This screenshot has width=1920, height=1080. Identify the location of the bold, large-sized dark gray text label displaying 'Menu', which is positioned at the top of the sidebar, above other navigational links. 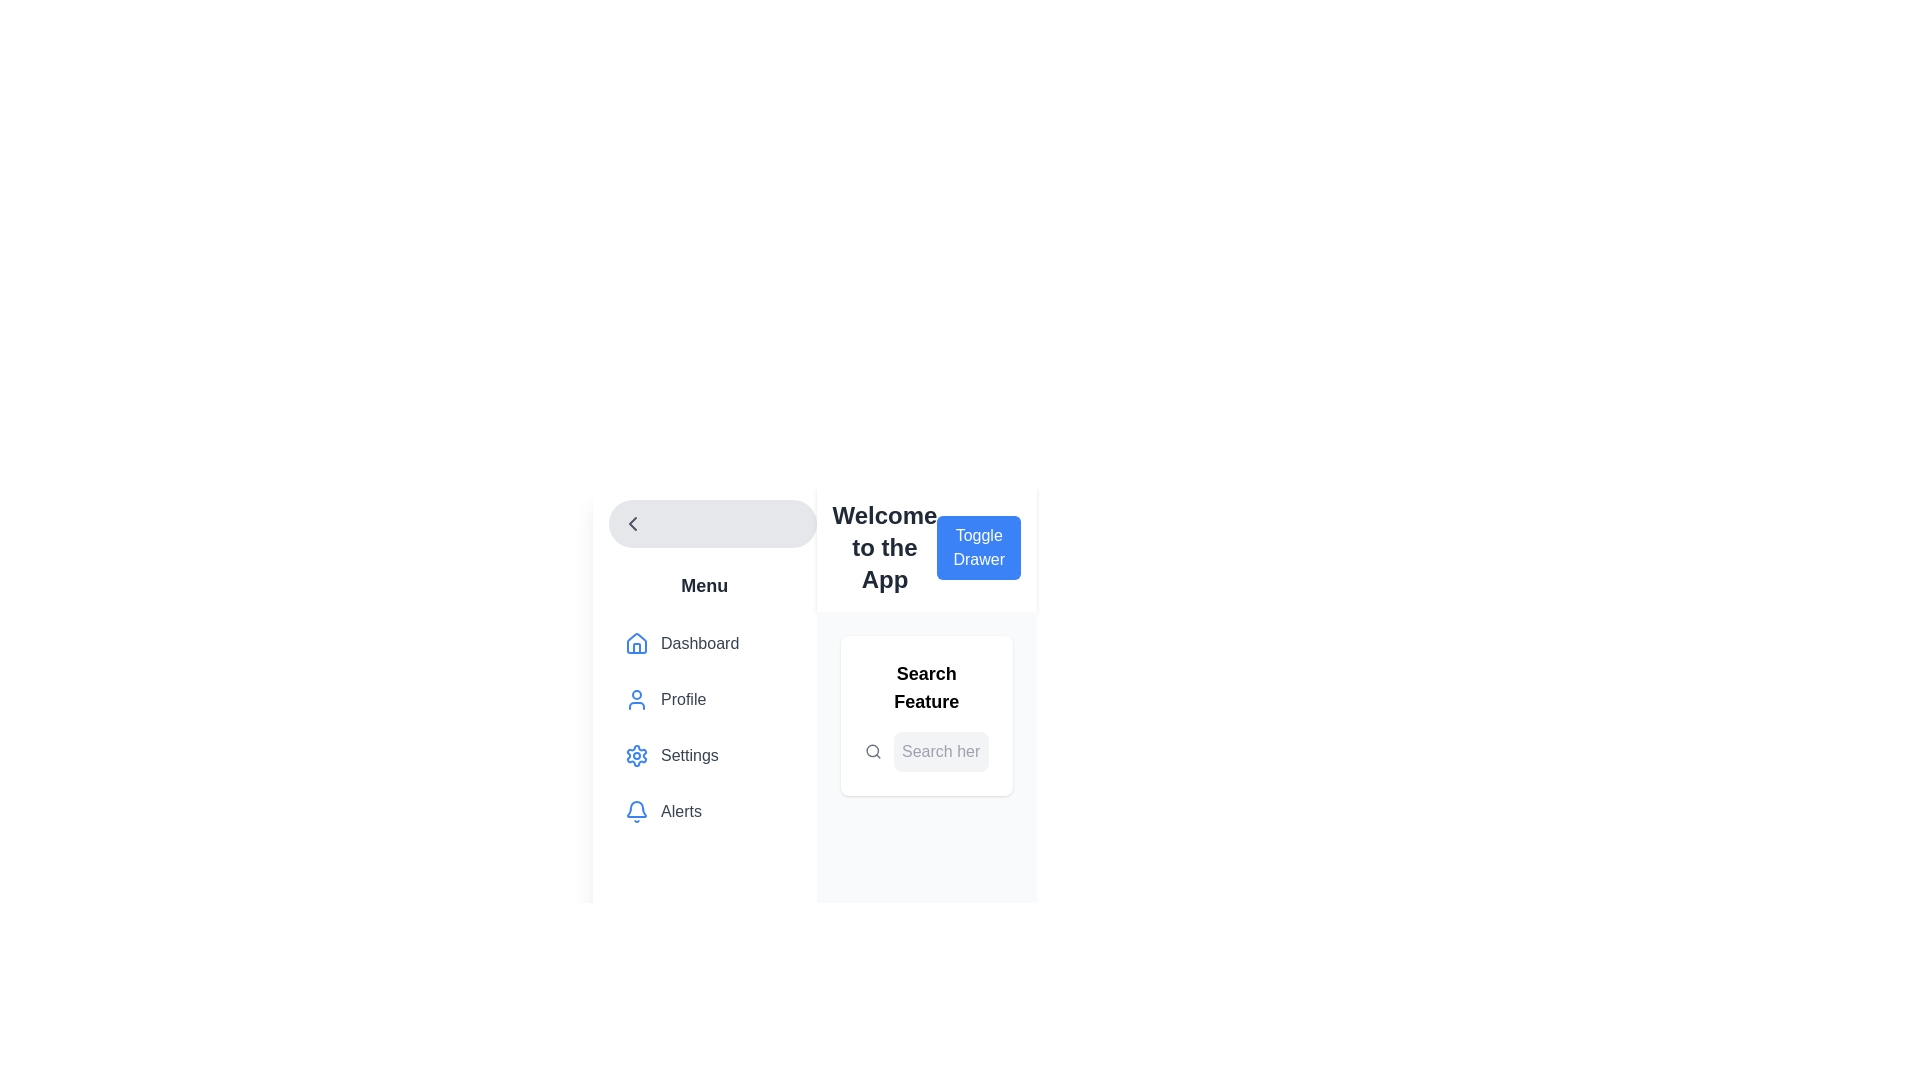
(704, 585).